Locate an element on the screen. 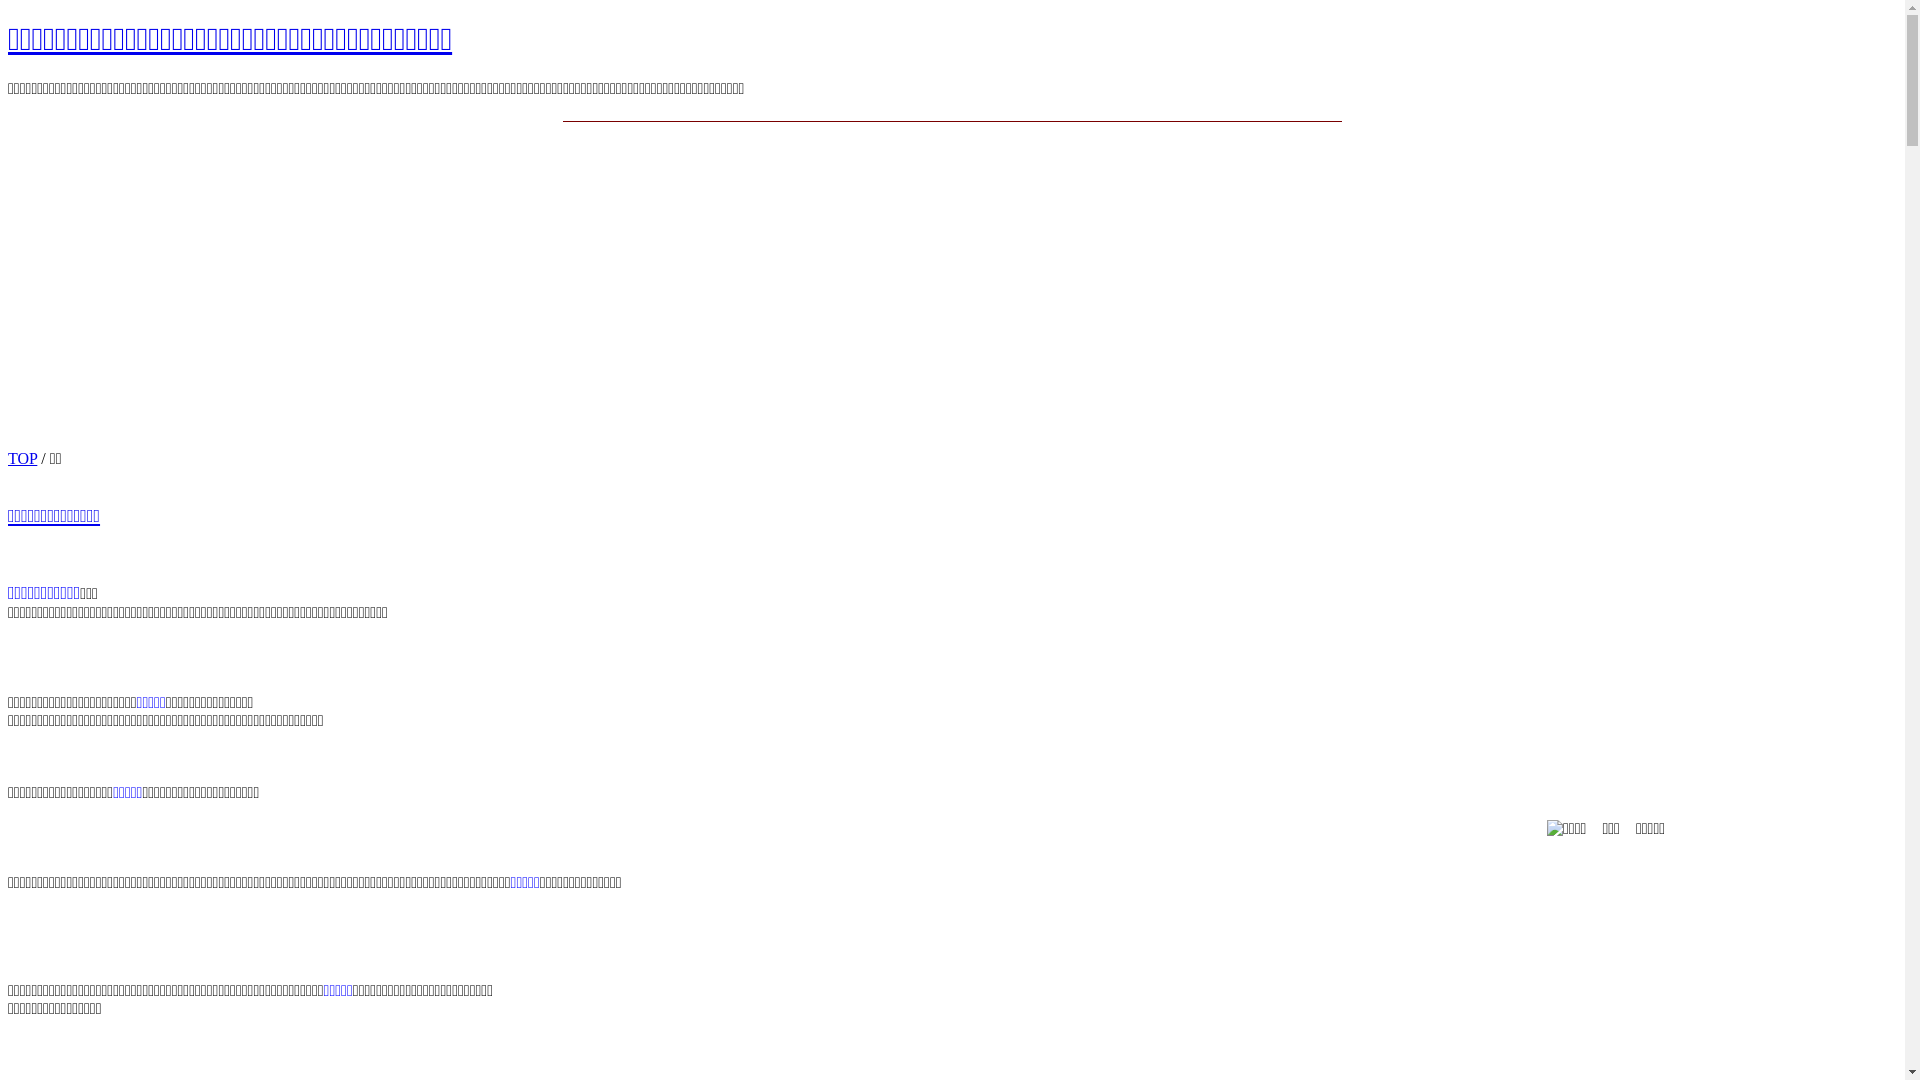 Image resolution: width=1920 pixels, height=1080 pixels. 'TOP' is located at coordinates (22, 458).